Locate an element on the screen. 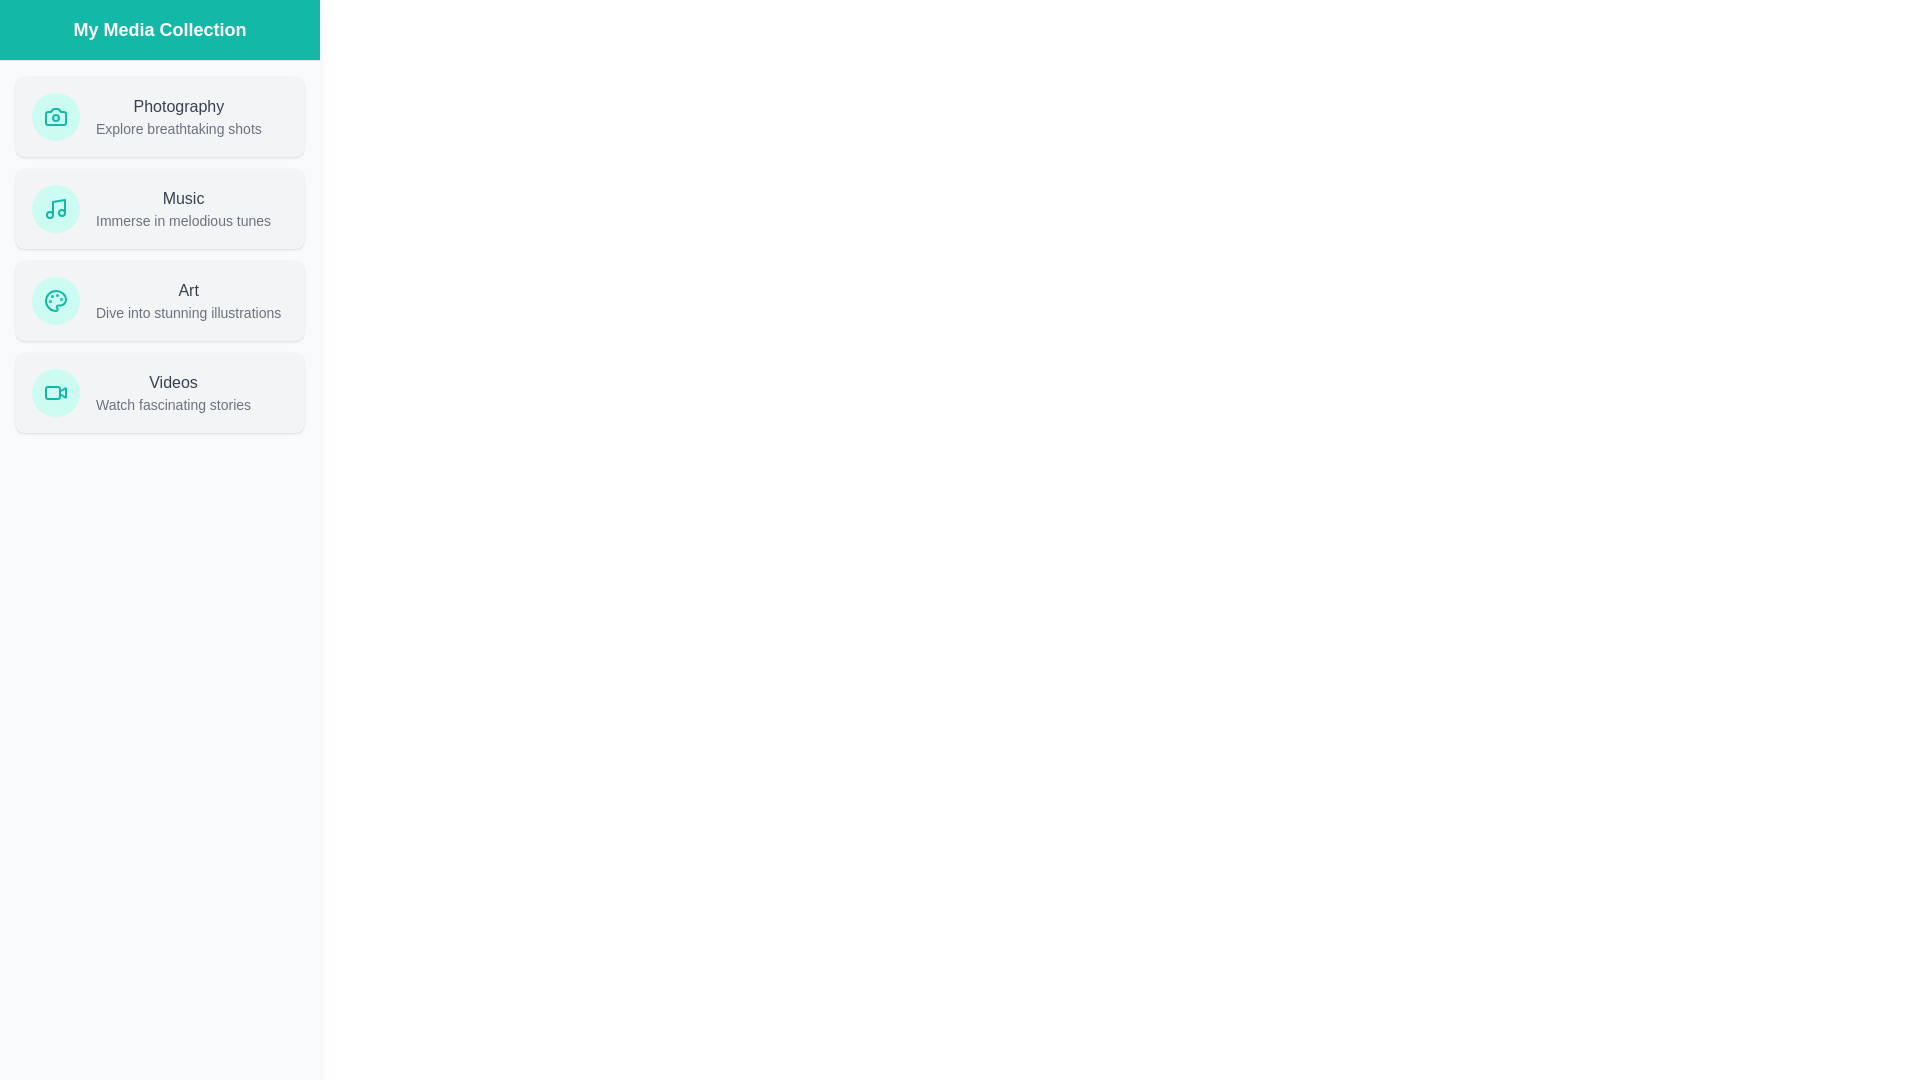 The width and height of the screenshot is (1920, 1080). the media card representing Art is located at coordinates (158, 300).